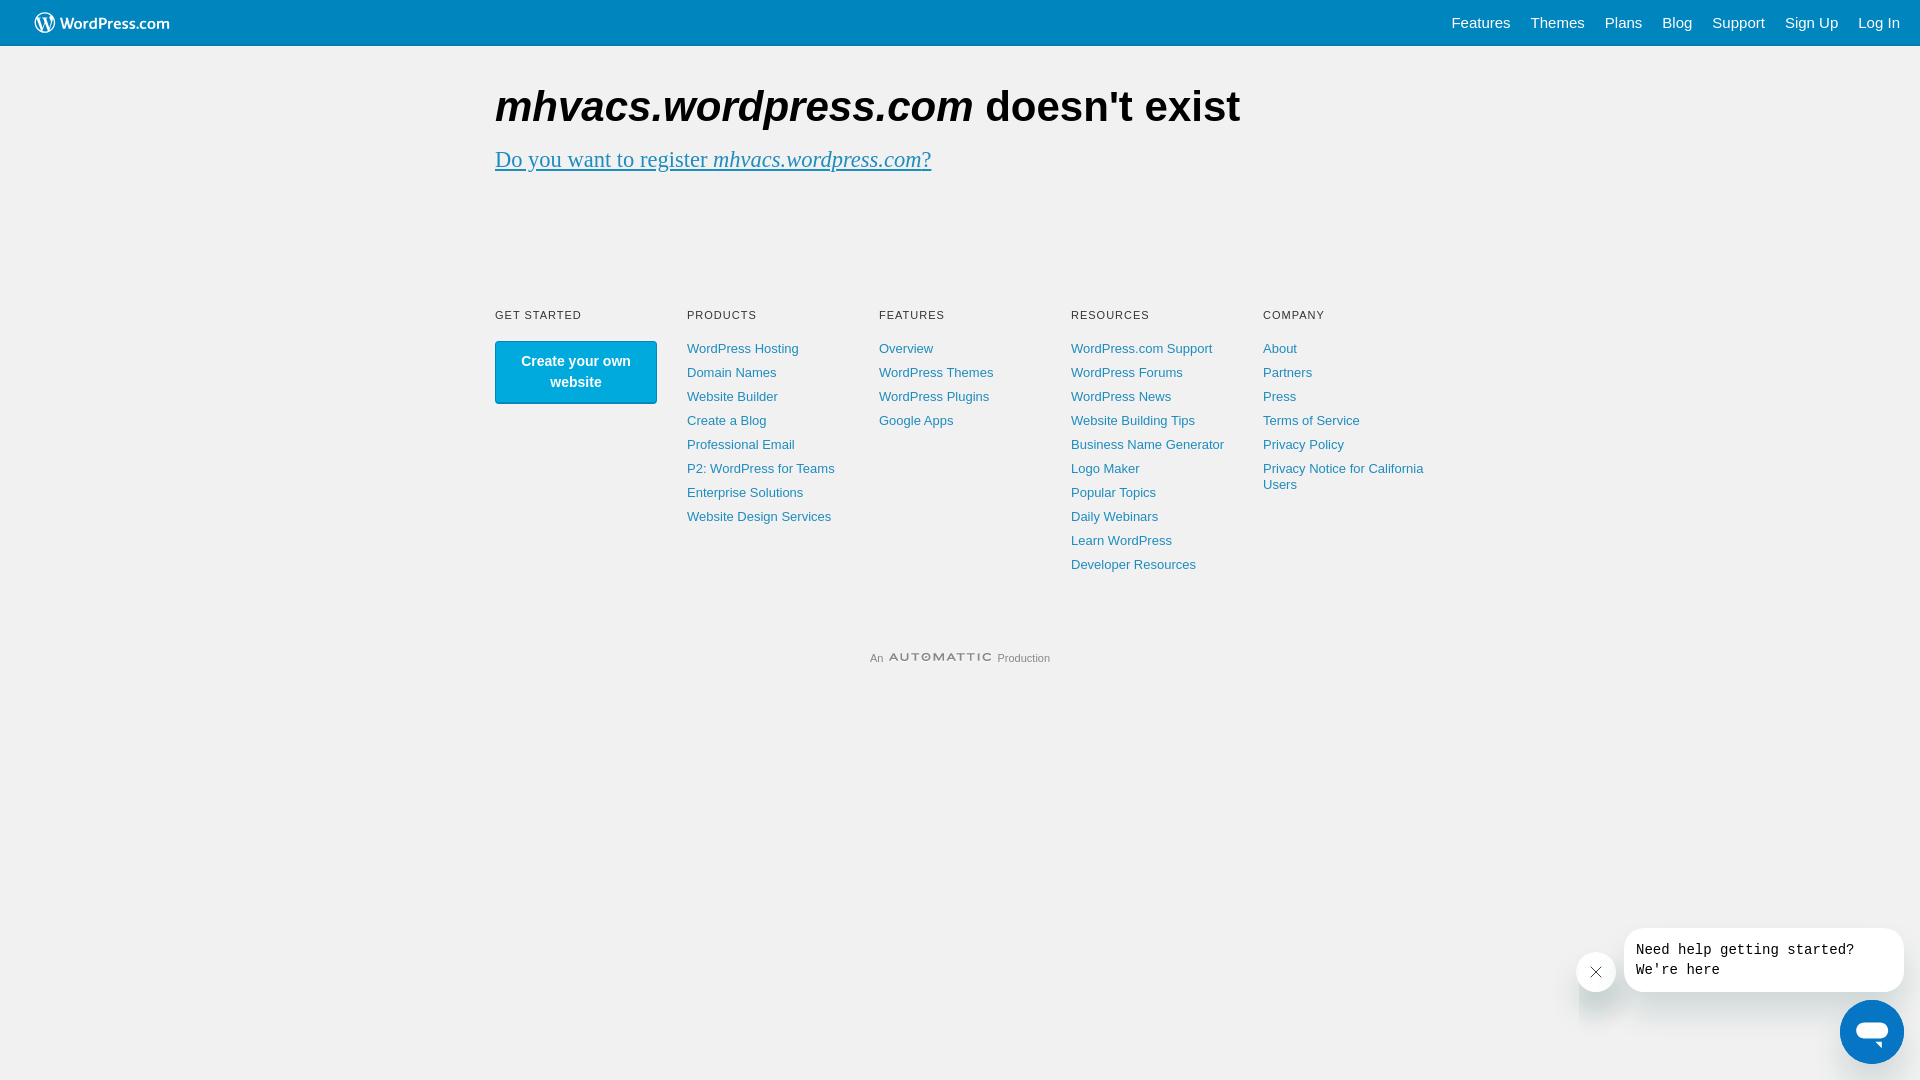 This screenshot has height=1080, width=1920. Describe the element at coordinates (905, 347) in the screenshot. I see `'Overview'` at that location.